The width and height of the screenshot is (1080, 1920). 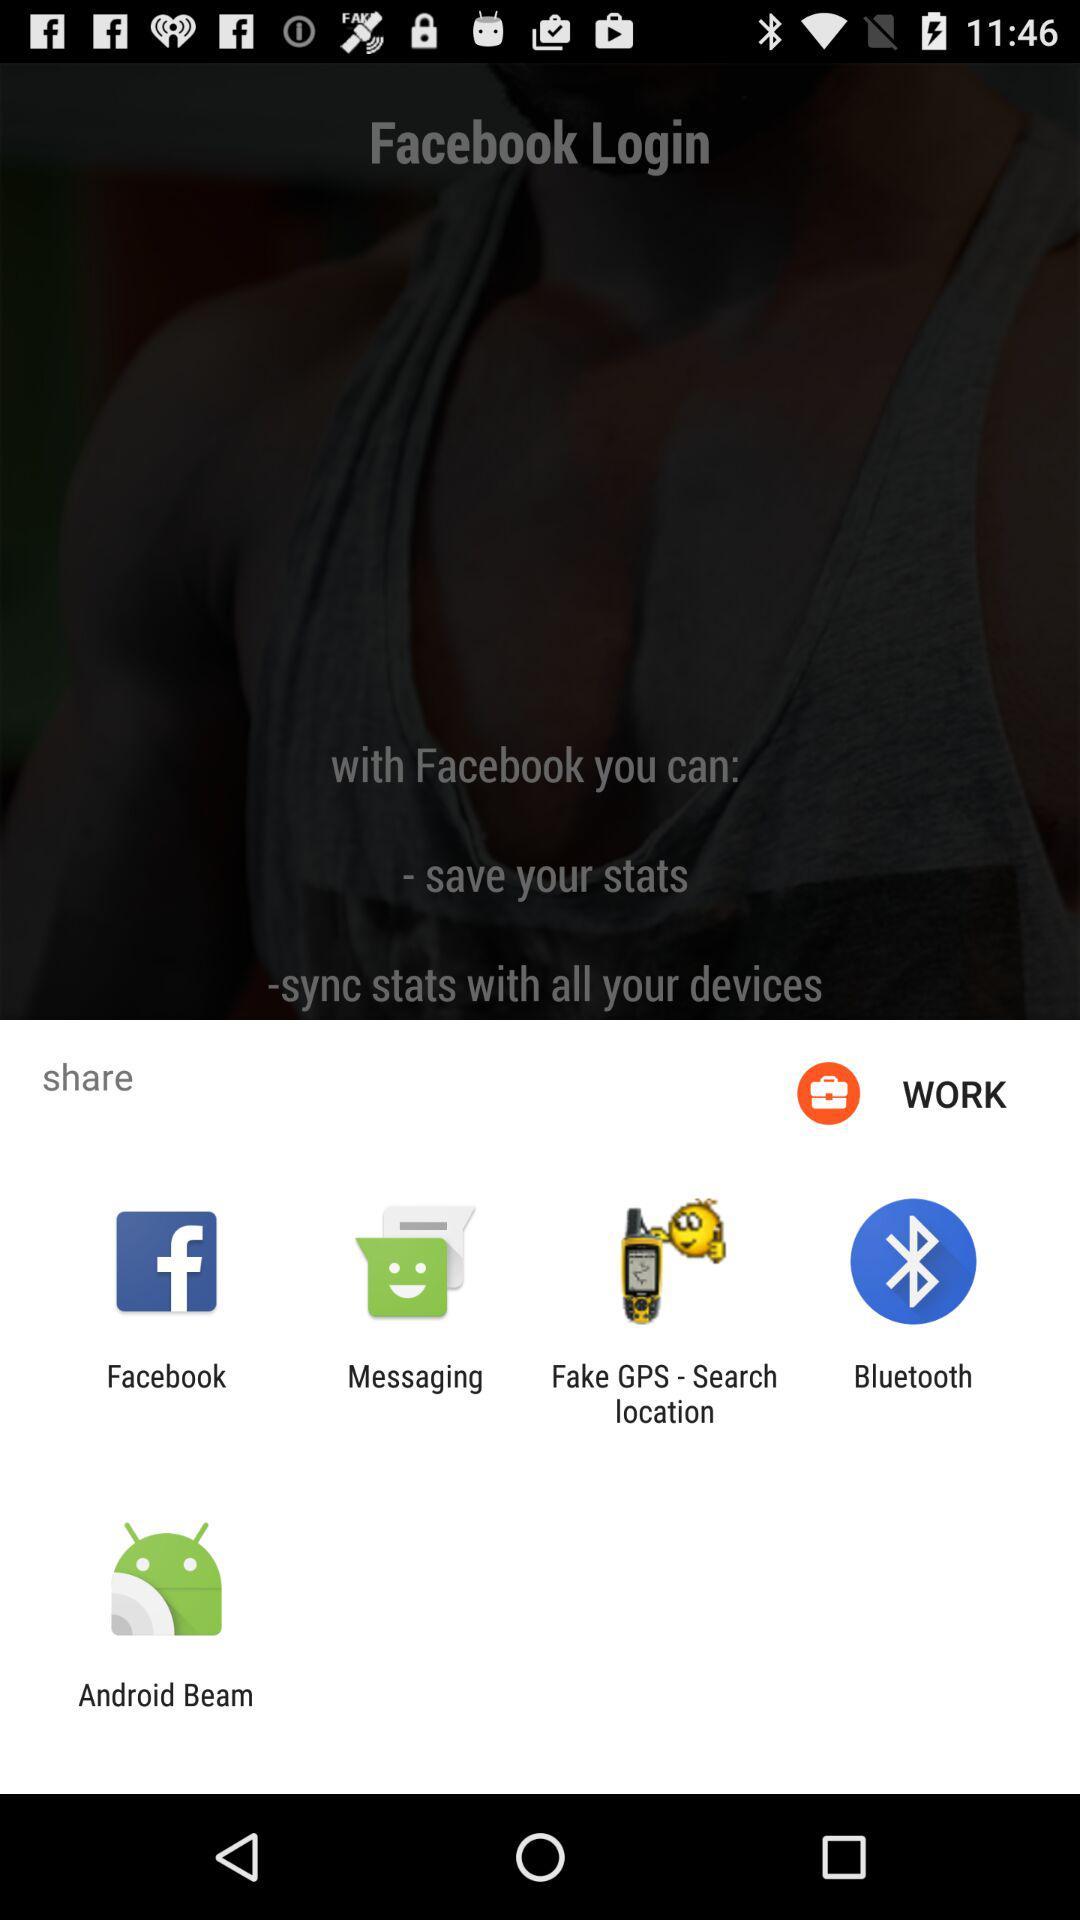 I want to click on the icon next to bluetooth item, so click(x=664, y=1392).